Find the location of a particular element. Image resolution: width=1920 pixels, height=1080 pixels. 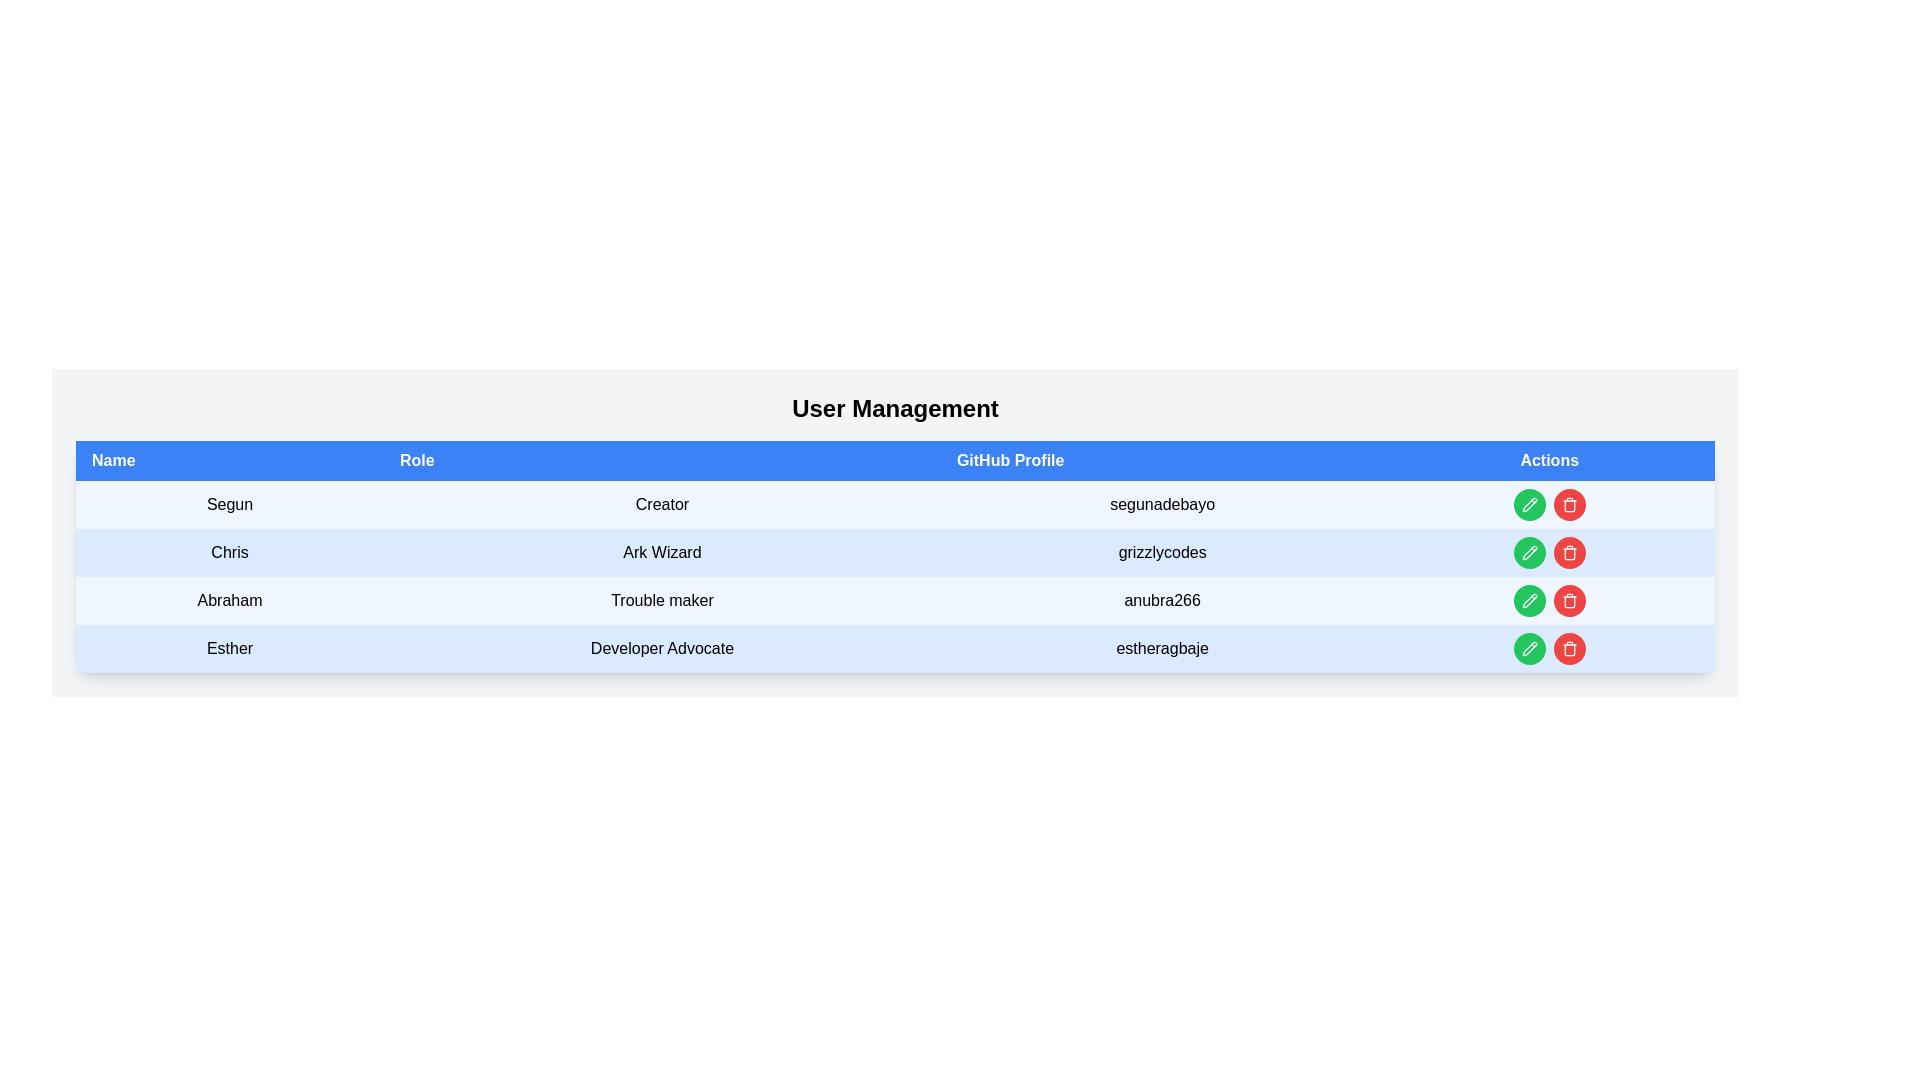

the text label 'Ark Wizard' located in the second column of the second row of the table is located at coordinates (662, 552).